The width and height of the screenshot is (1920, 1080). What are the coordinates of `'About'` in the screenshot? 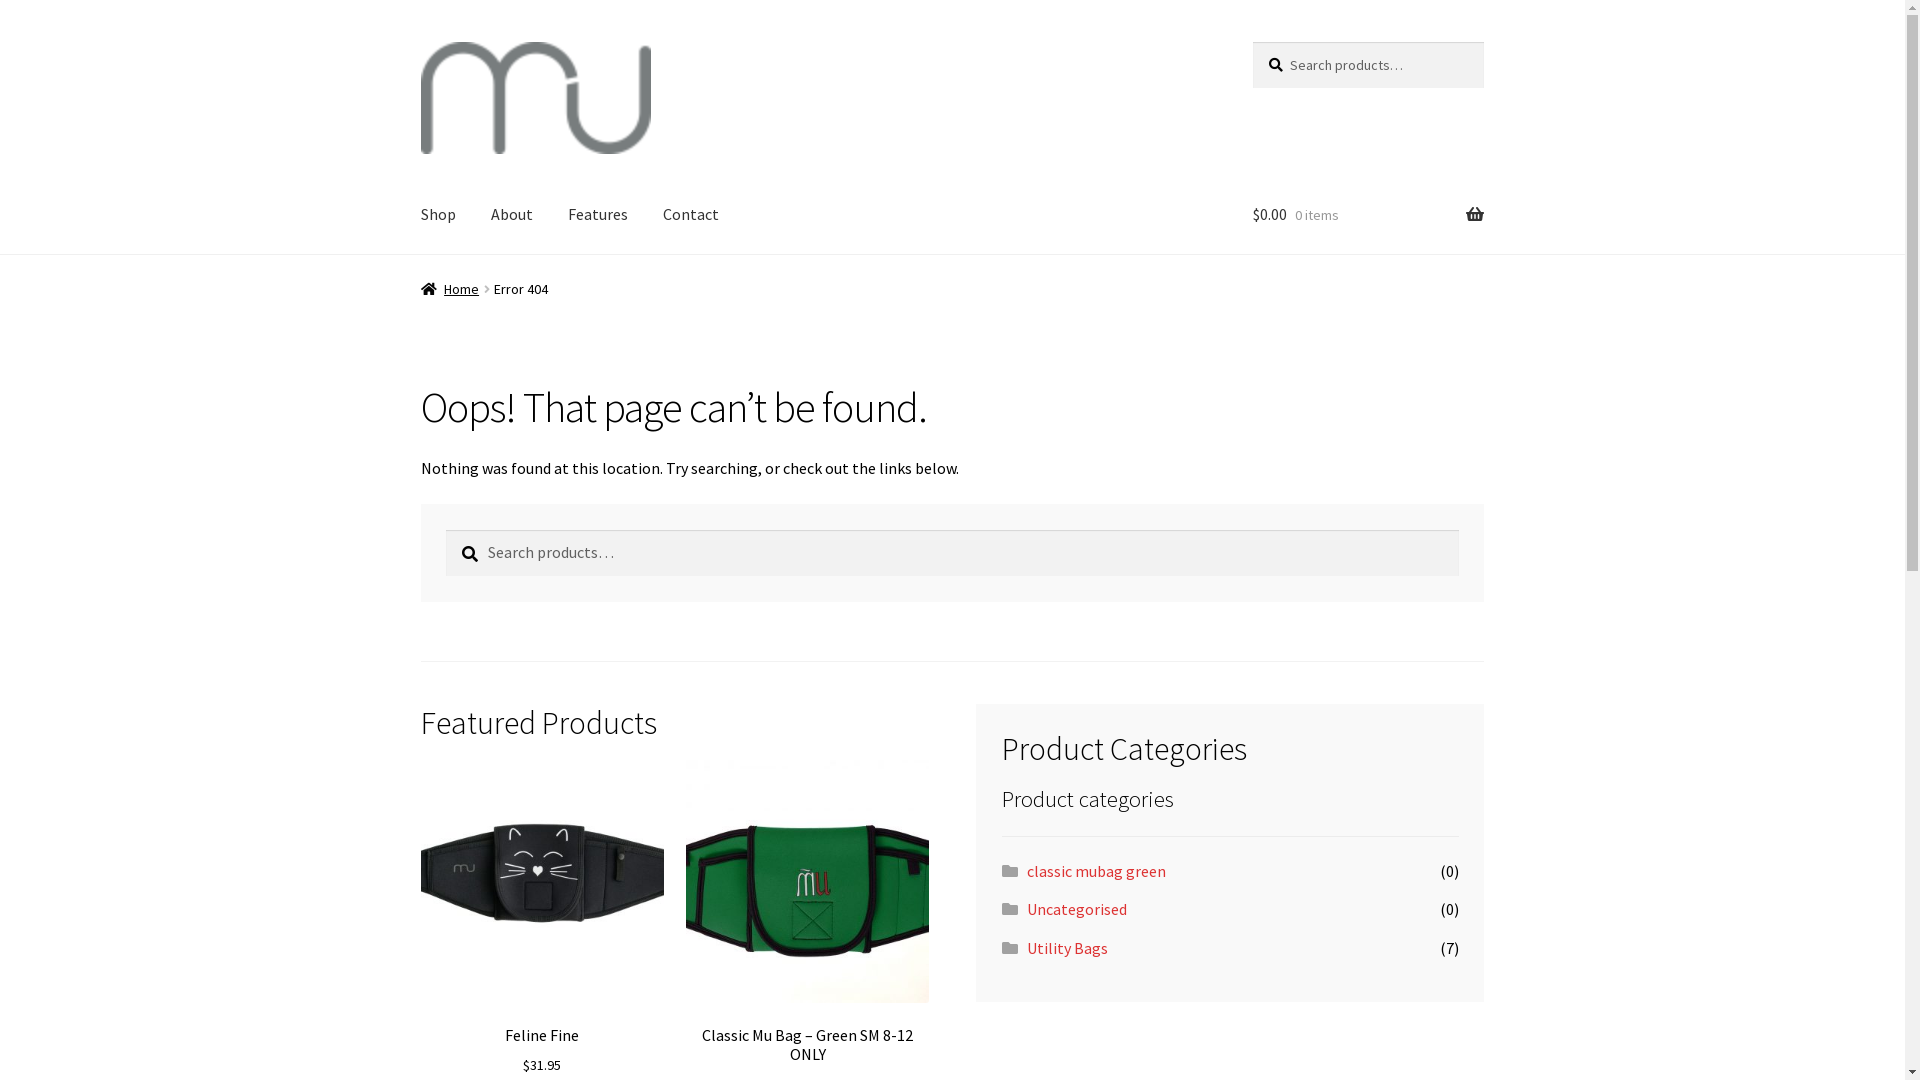 It's located at (512, 216).